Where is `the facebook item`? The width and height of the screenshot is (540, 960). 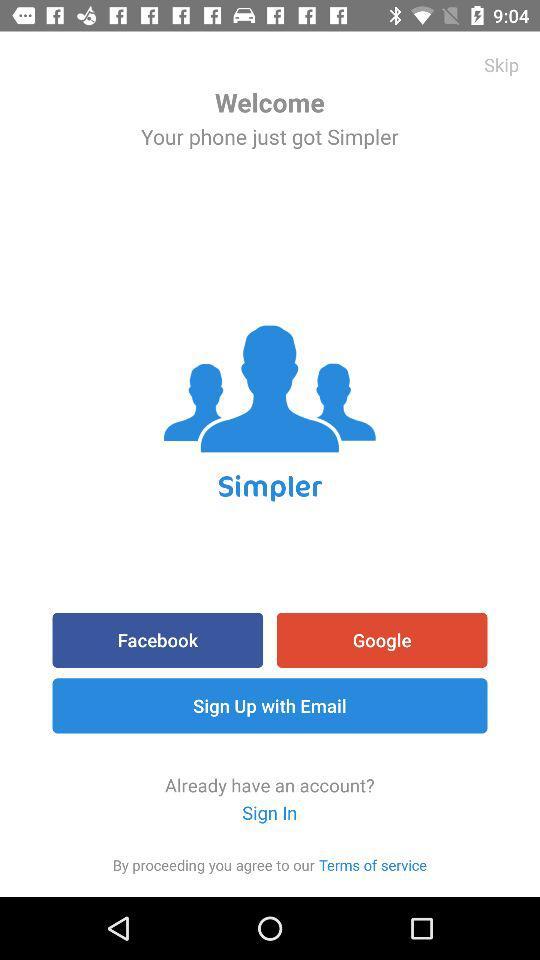
the facebook item is located at coordinates (156, 639).